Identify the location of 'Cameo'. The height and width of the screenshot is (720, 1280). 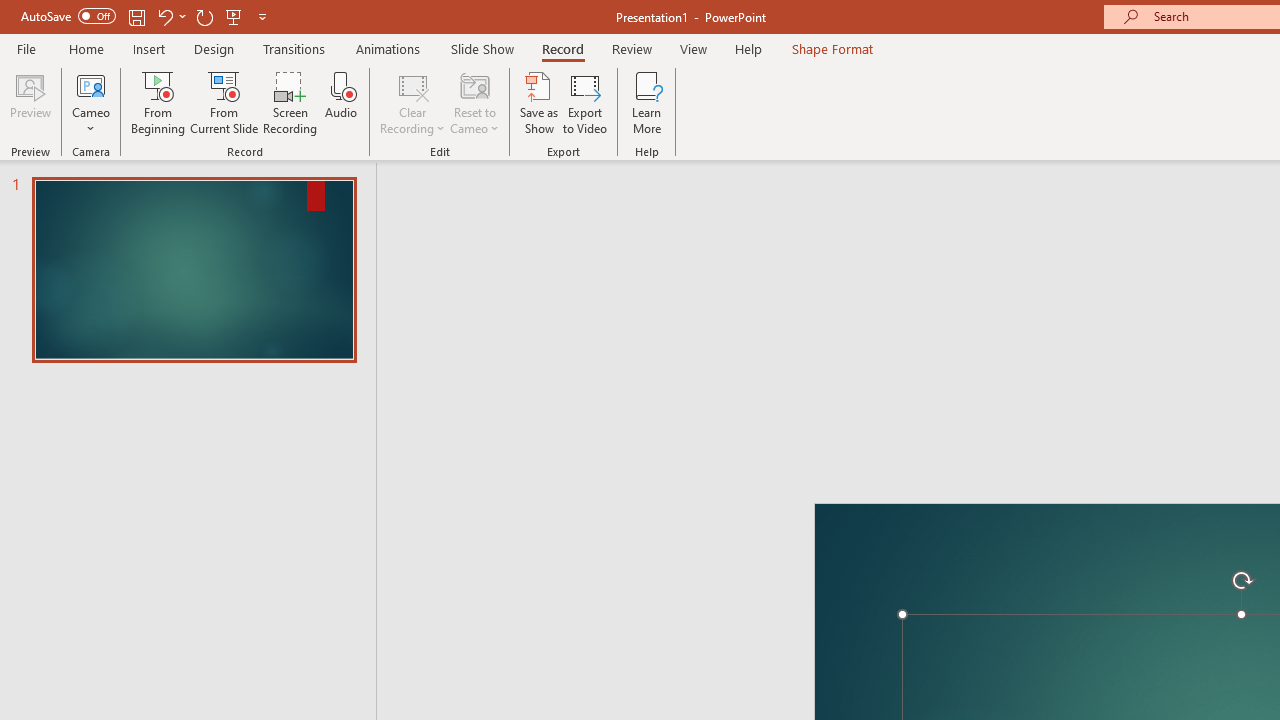
(90, 103).